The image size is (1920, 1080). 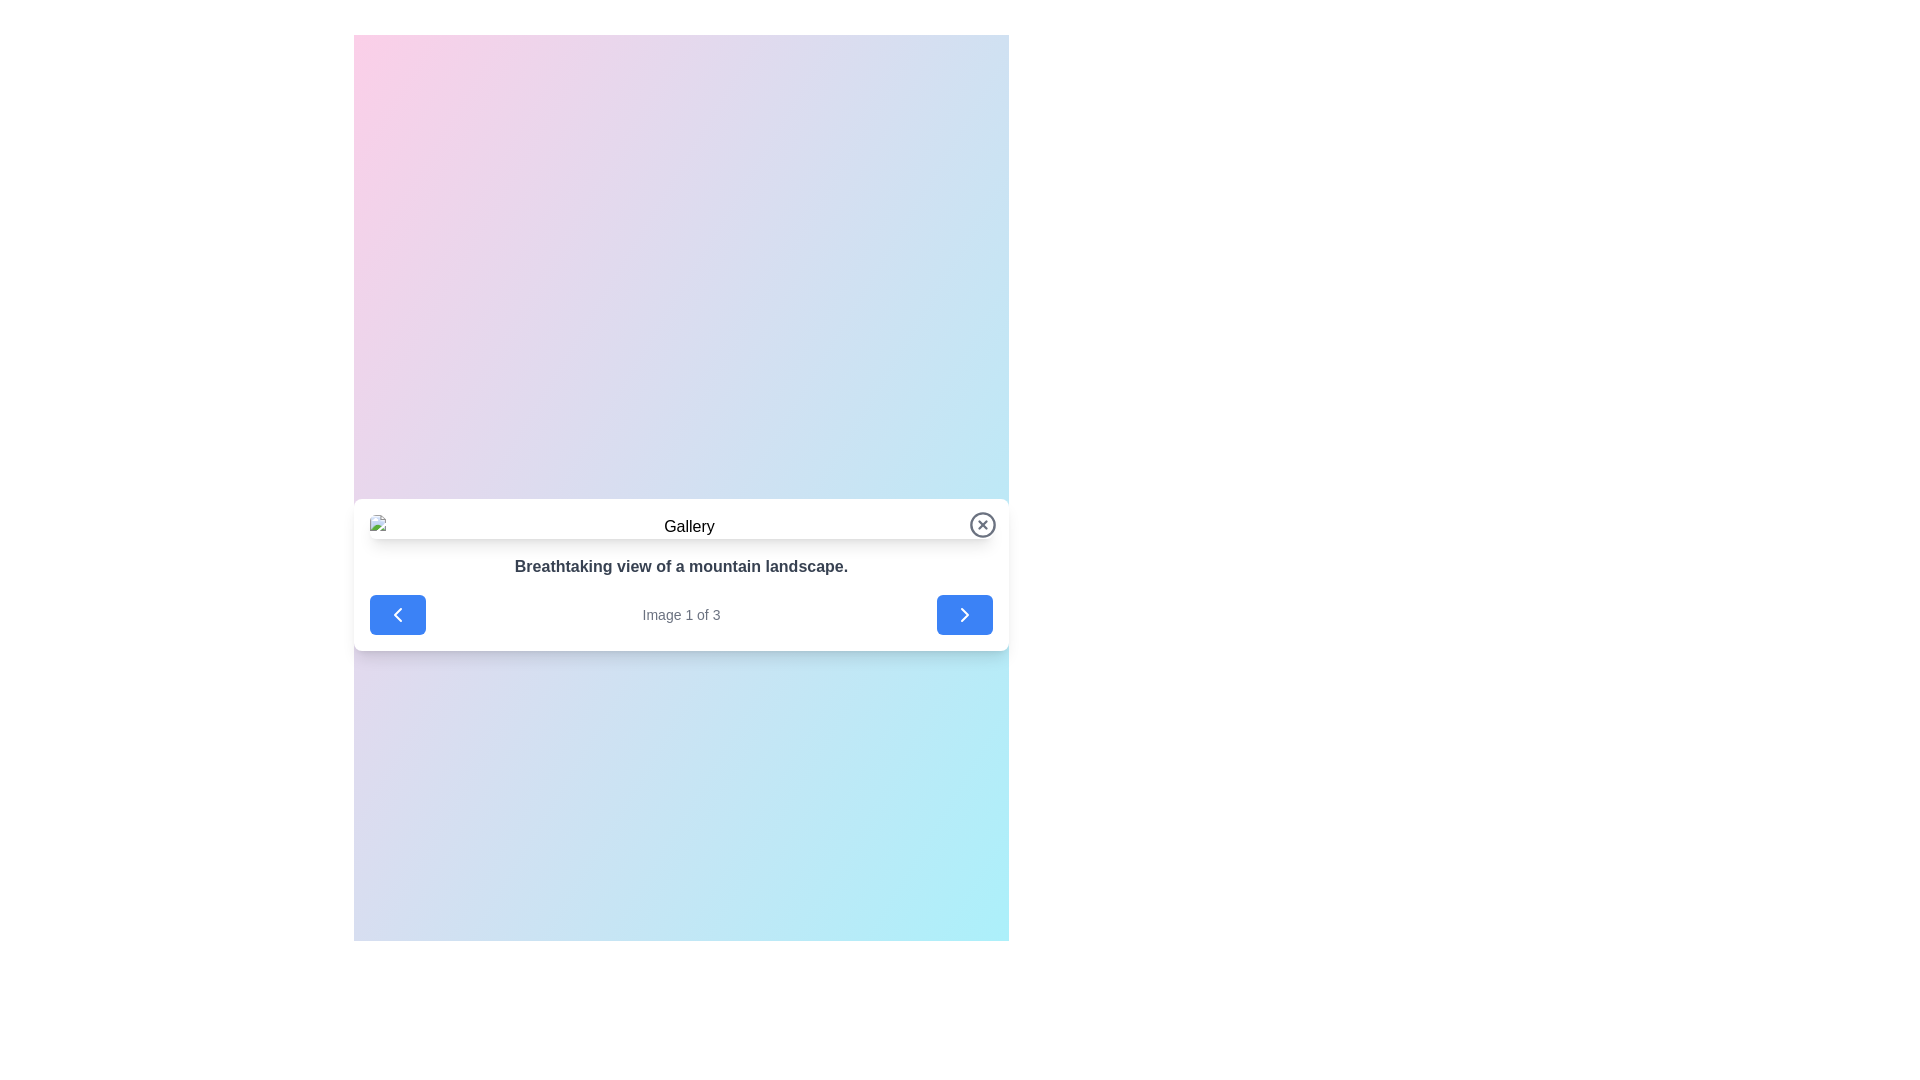 I want to click on the small right-pointing chevron navigation icon, which is styled with a white stroke and a blue background, so click(x=964, y=613).